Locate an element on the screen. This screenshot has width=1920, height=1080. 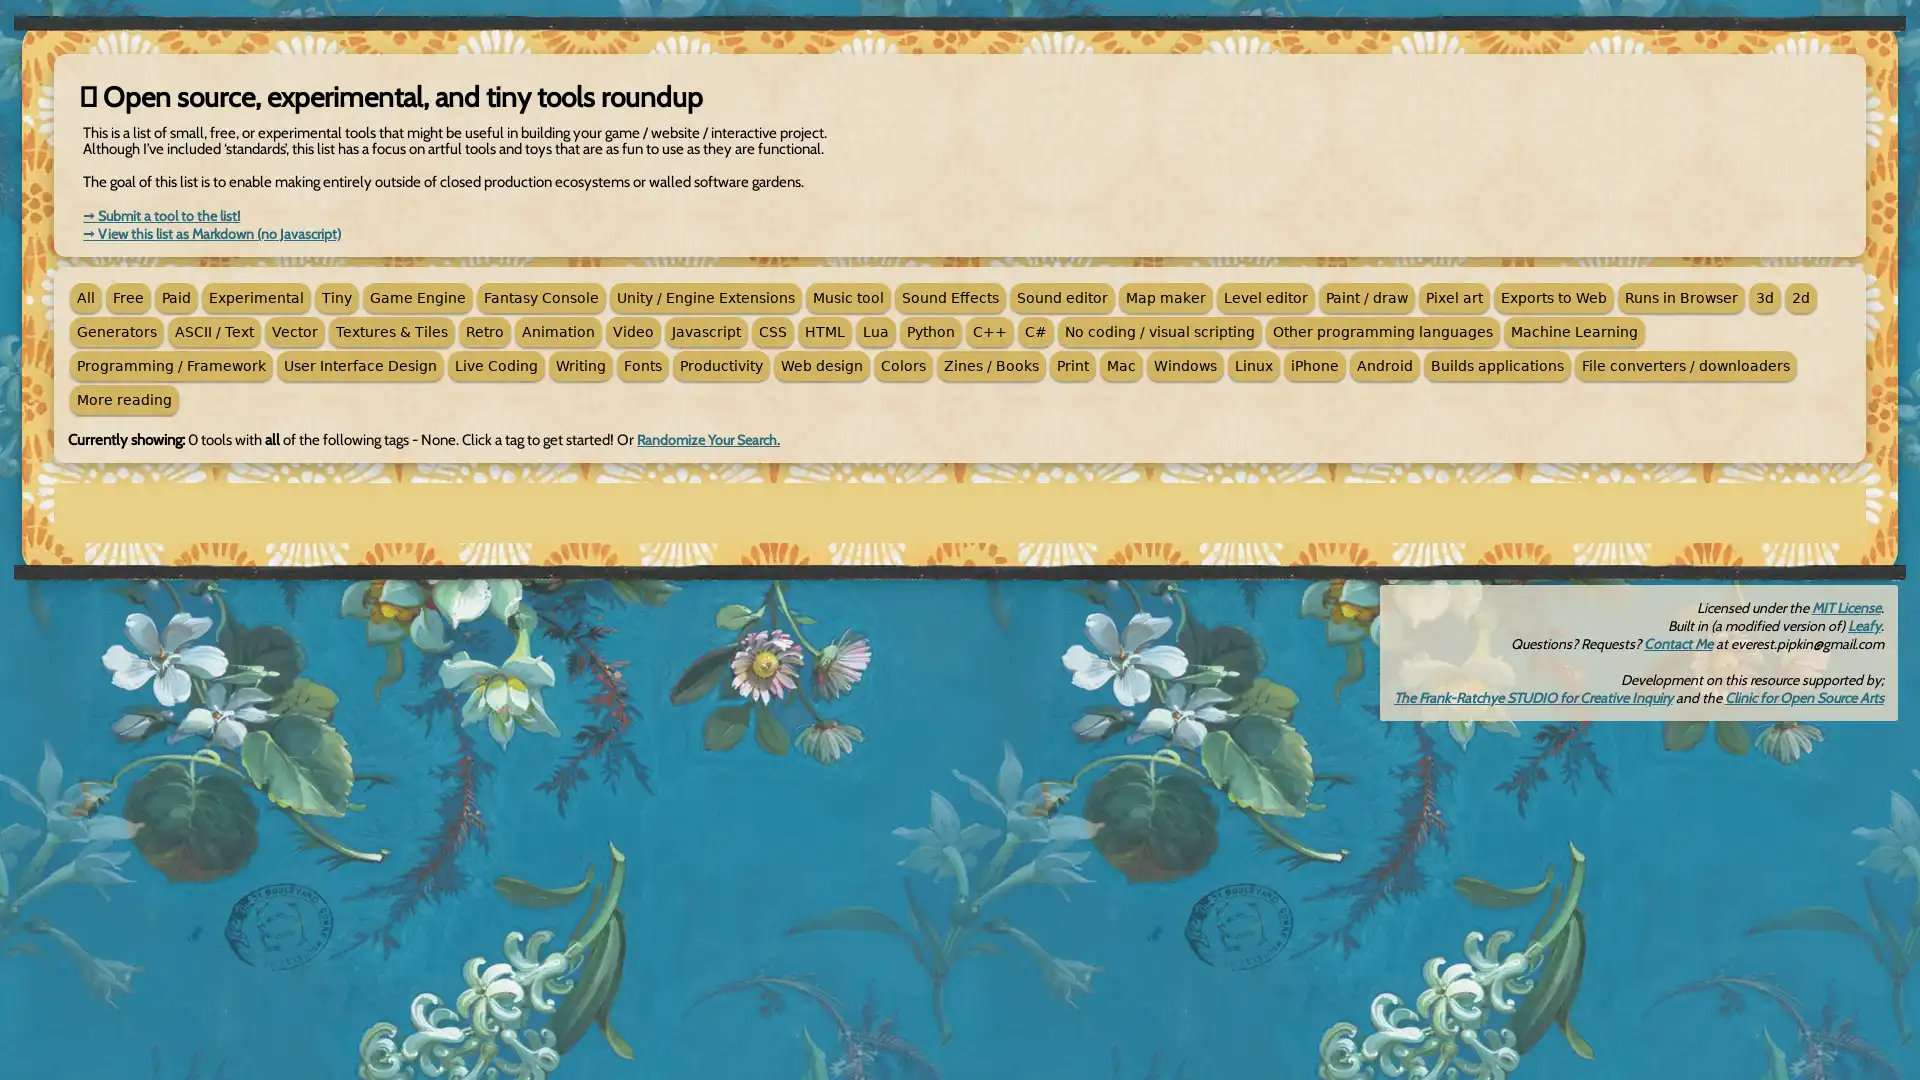
Zines / Books is located at coordinates (991, 366).